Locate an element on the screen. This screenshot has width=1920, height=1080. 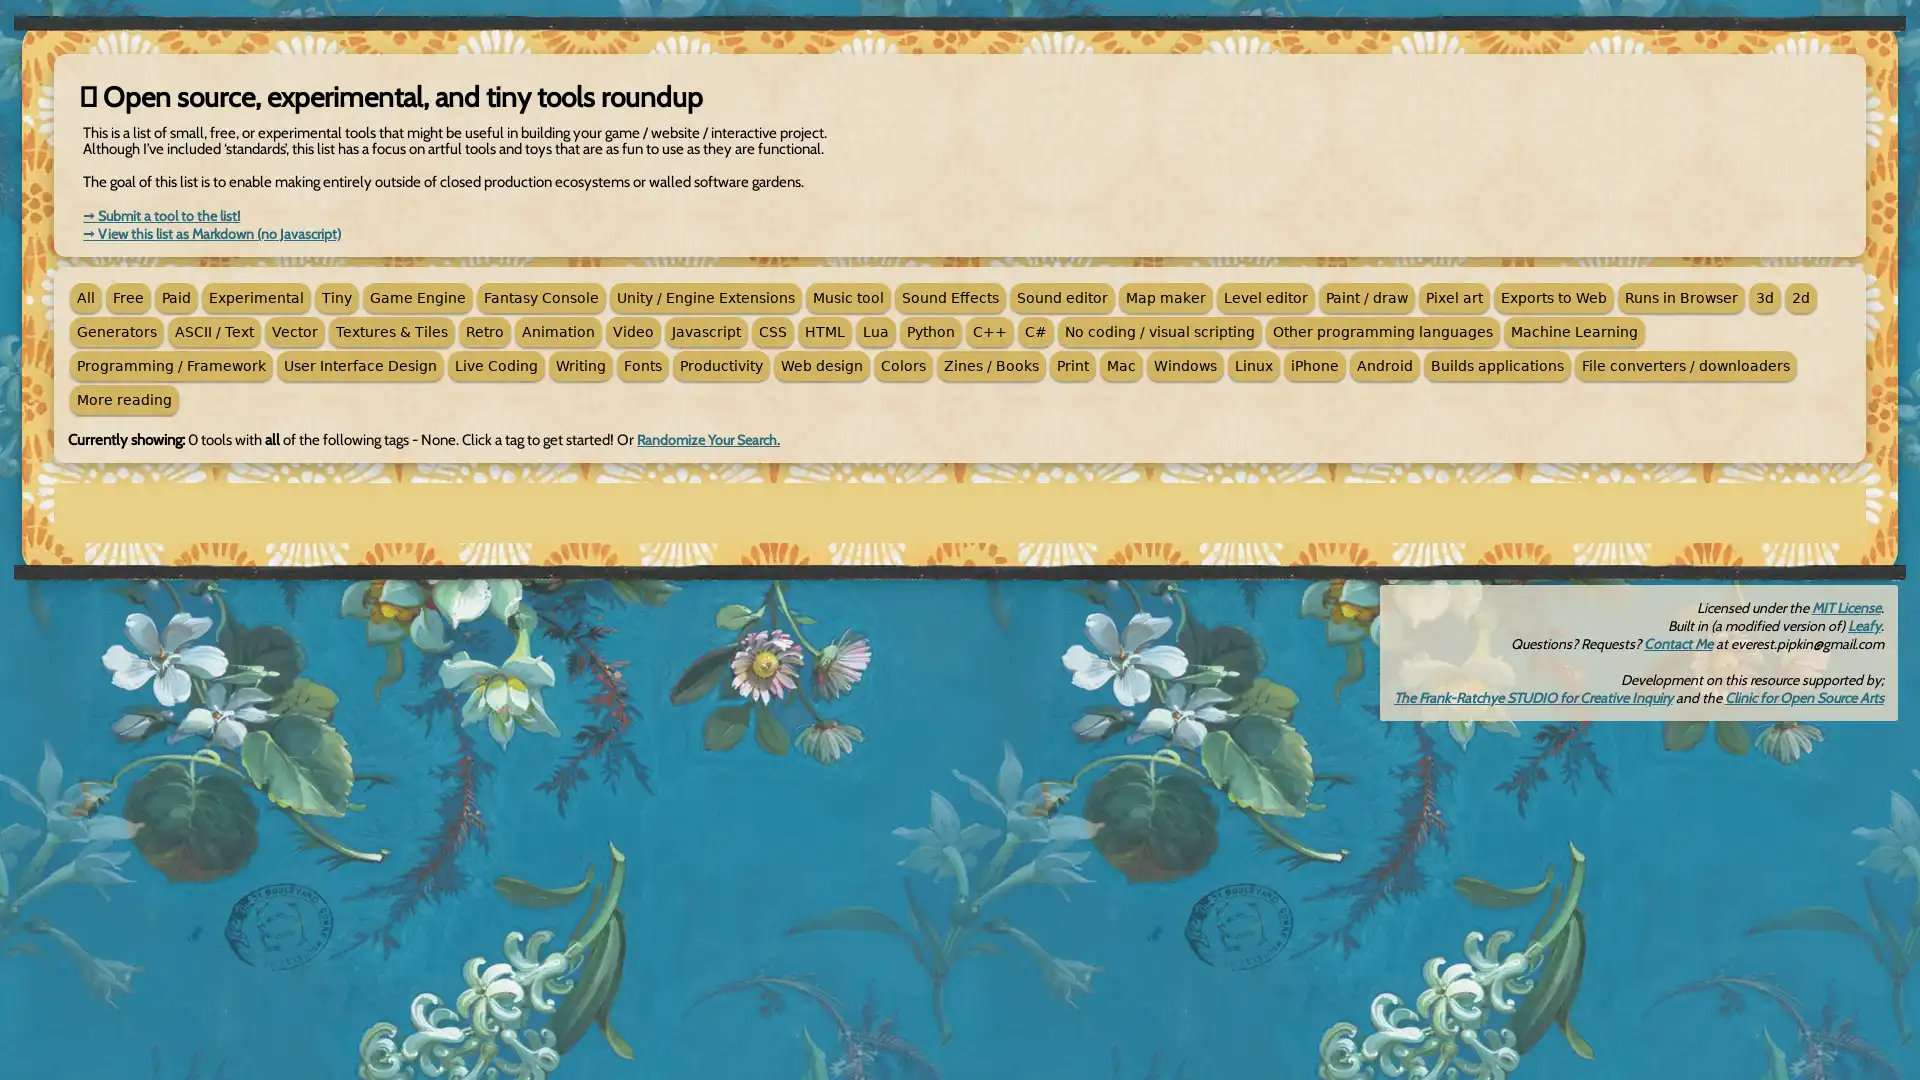
Zines / Books is located at coordinates (991, 366).